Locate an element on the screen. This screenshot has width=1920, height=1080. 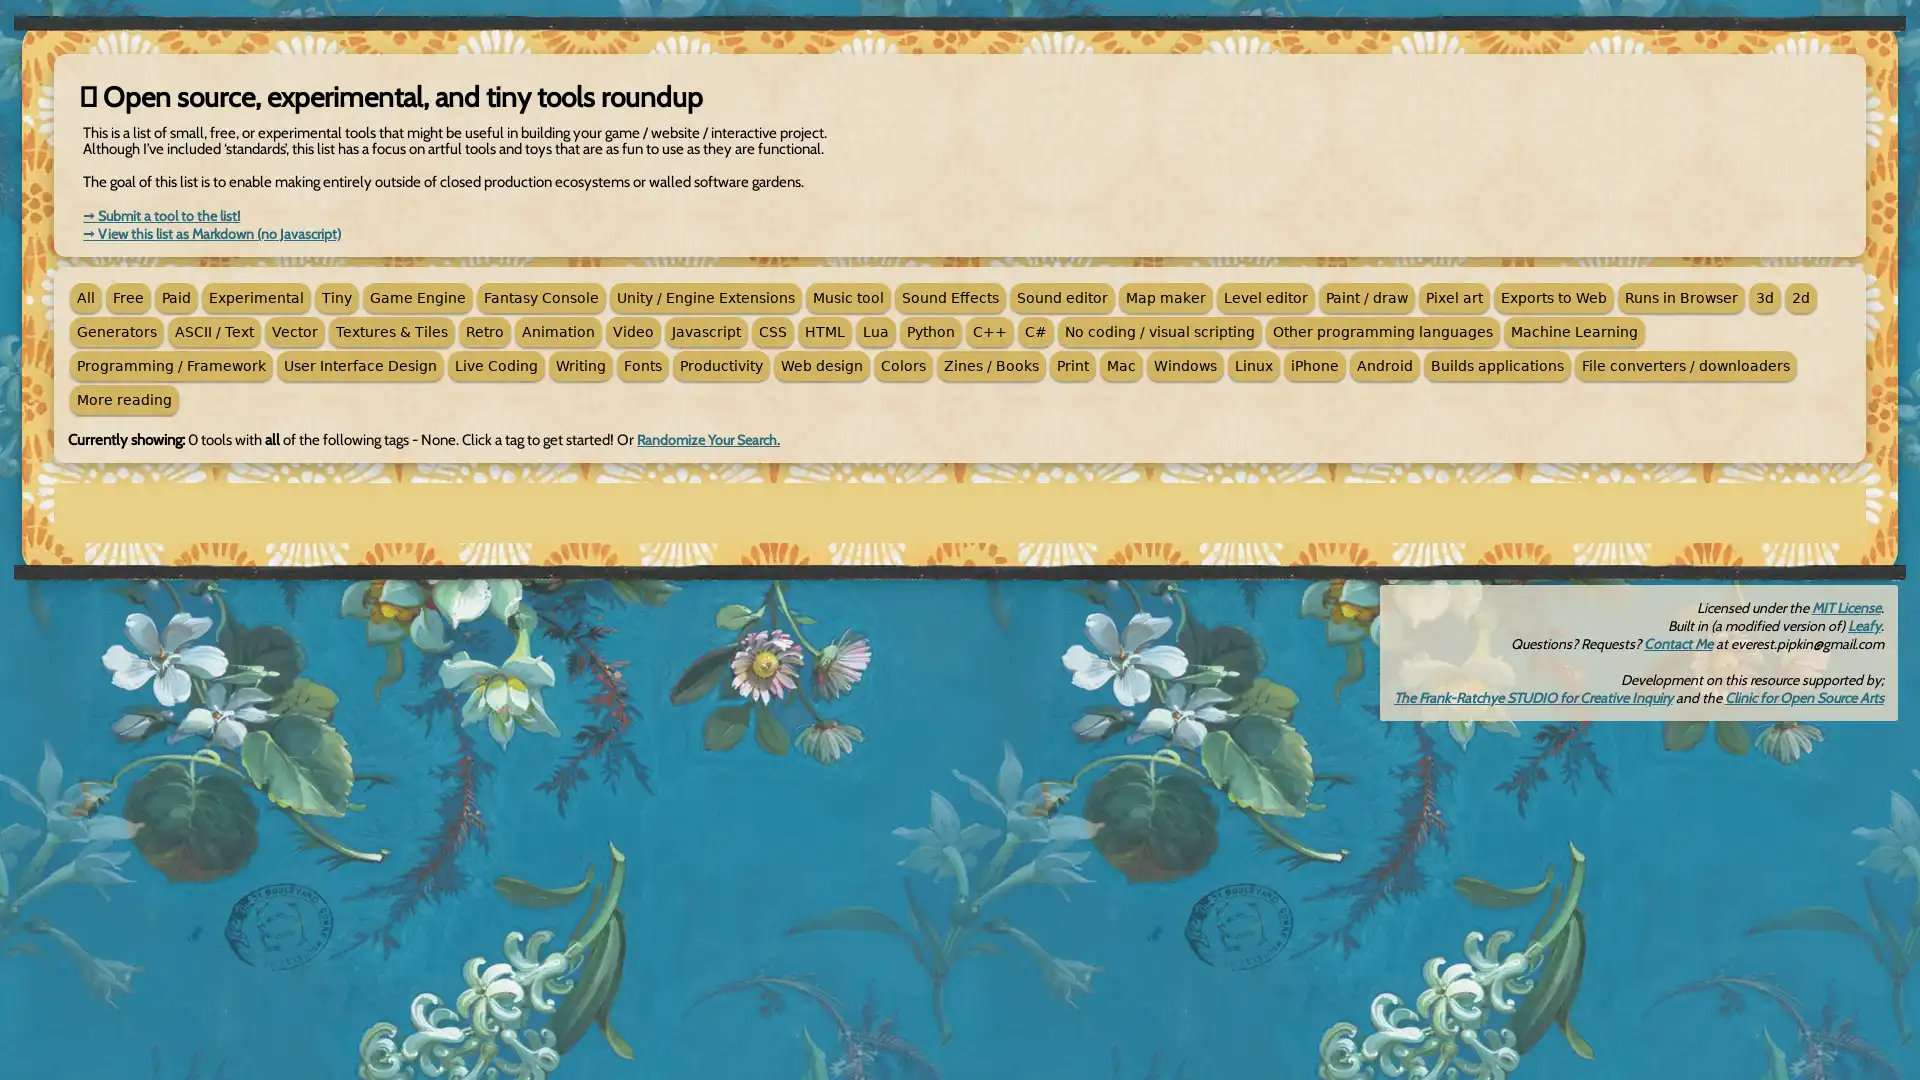
Zines / Books is located at coordinates (991, 366).